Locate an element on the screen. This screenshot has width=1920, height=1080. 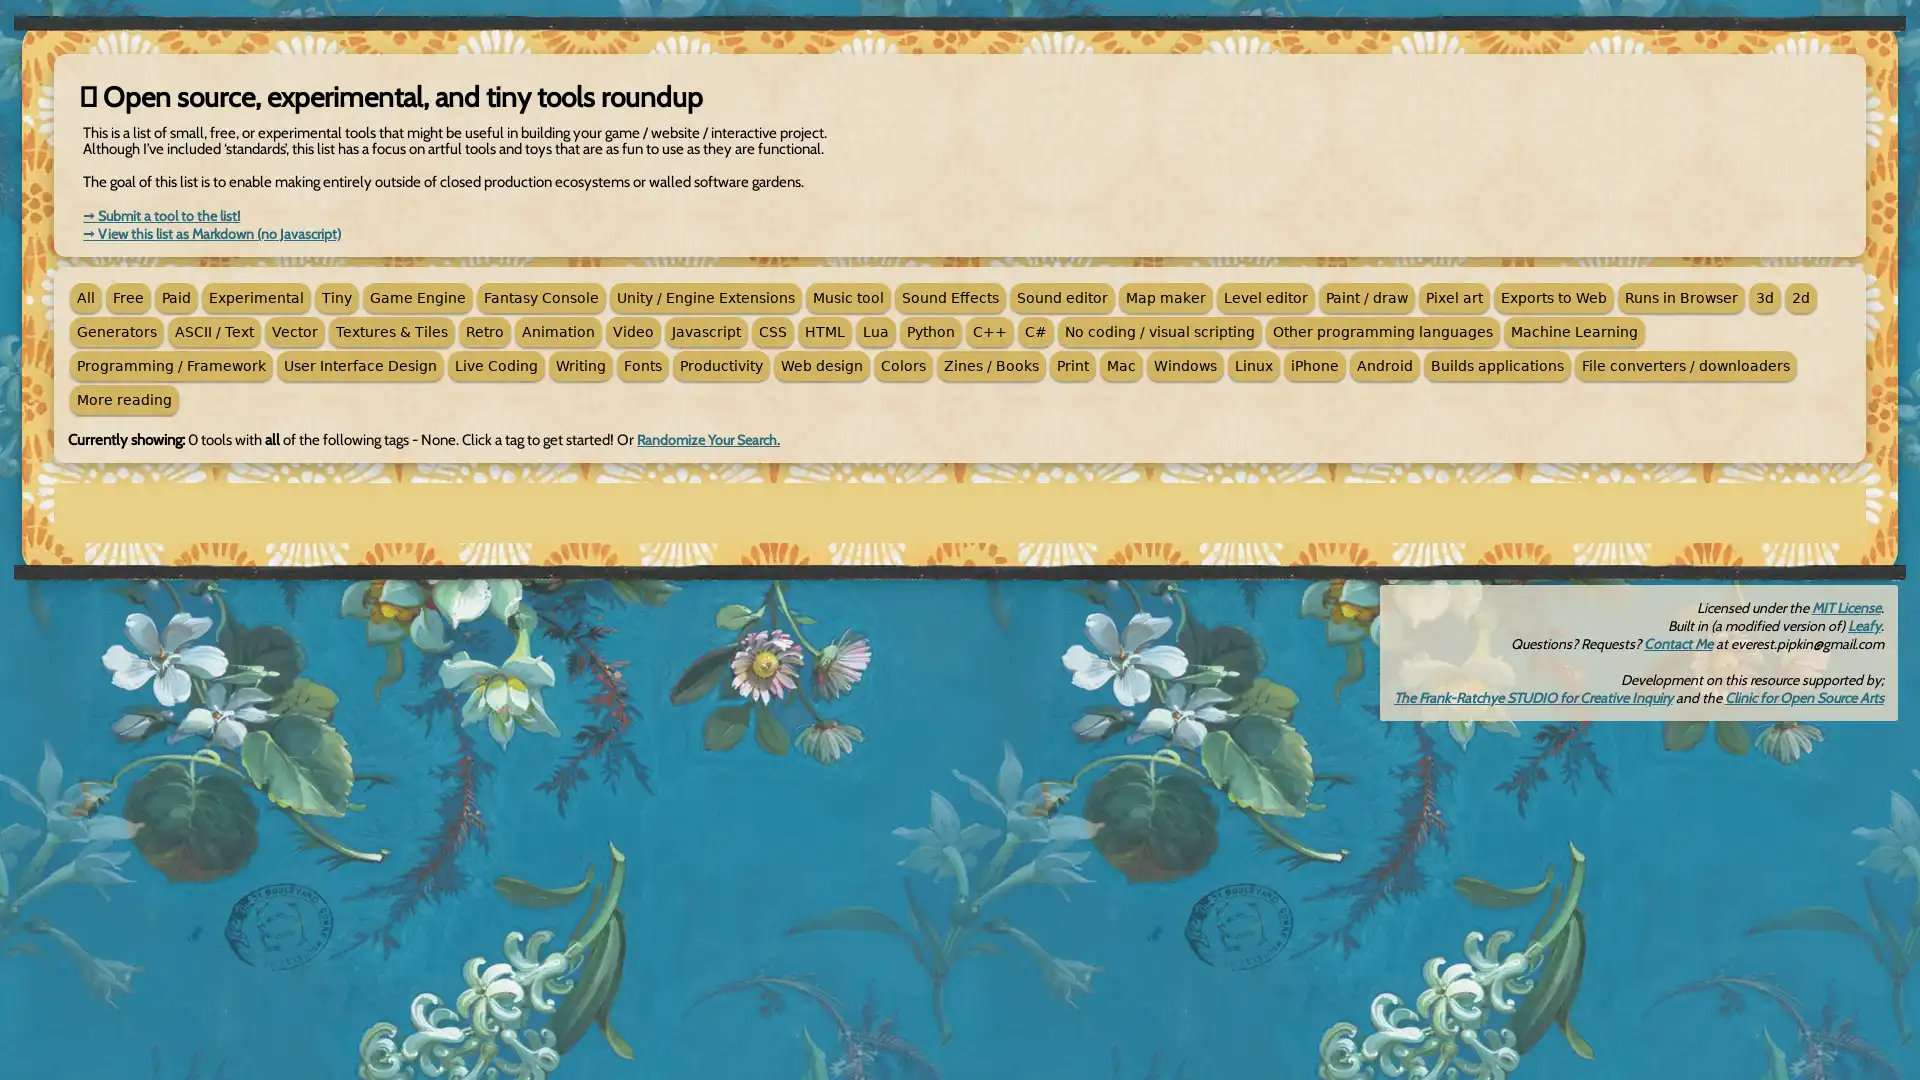
Zines / Books is located at coordinates (991, 366).